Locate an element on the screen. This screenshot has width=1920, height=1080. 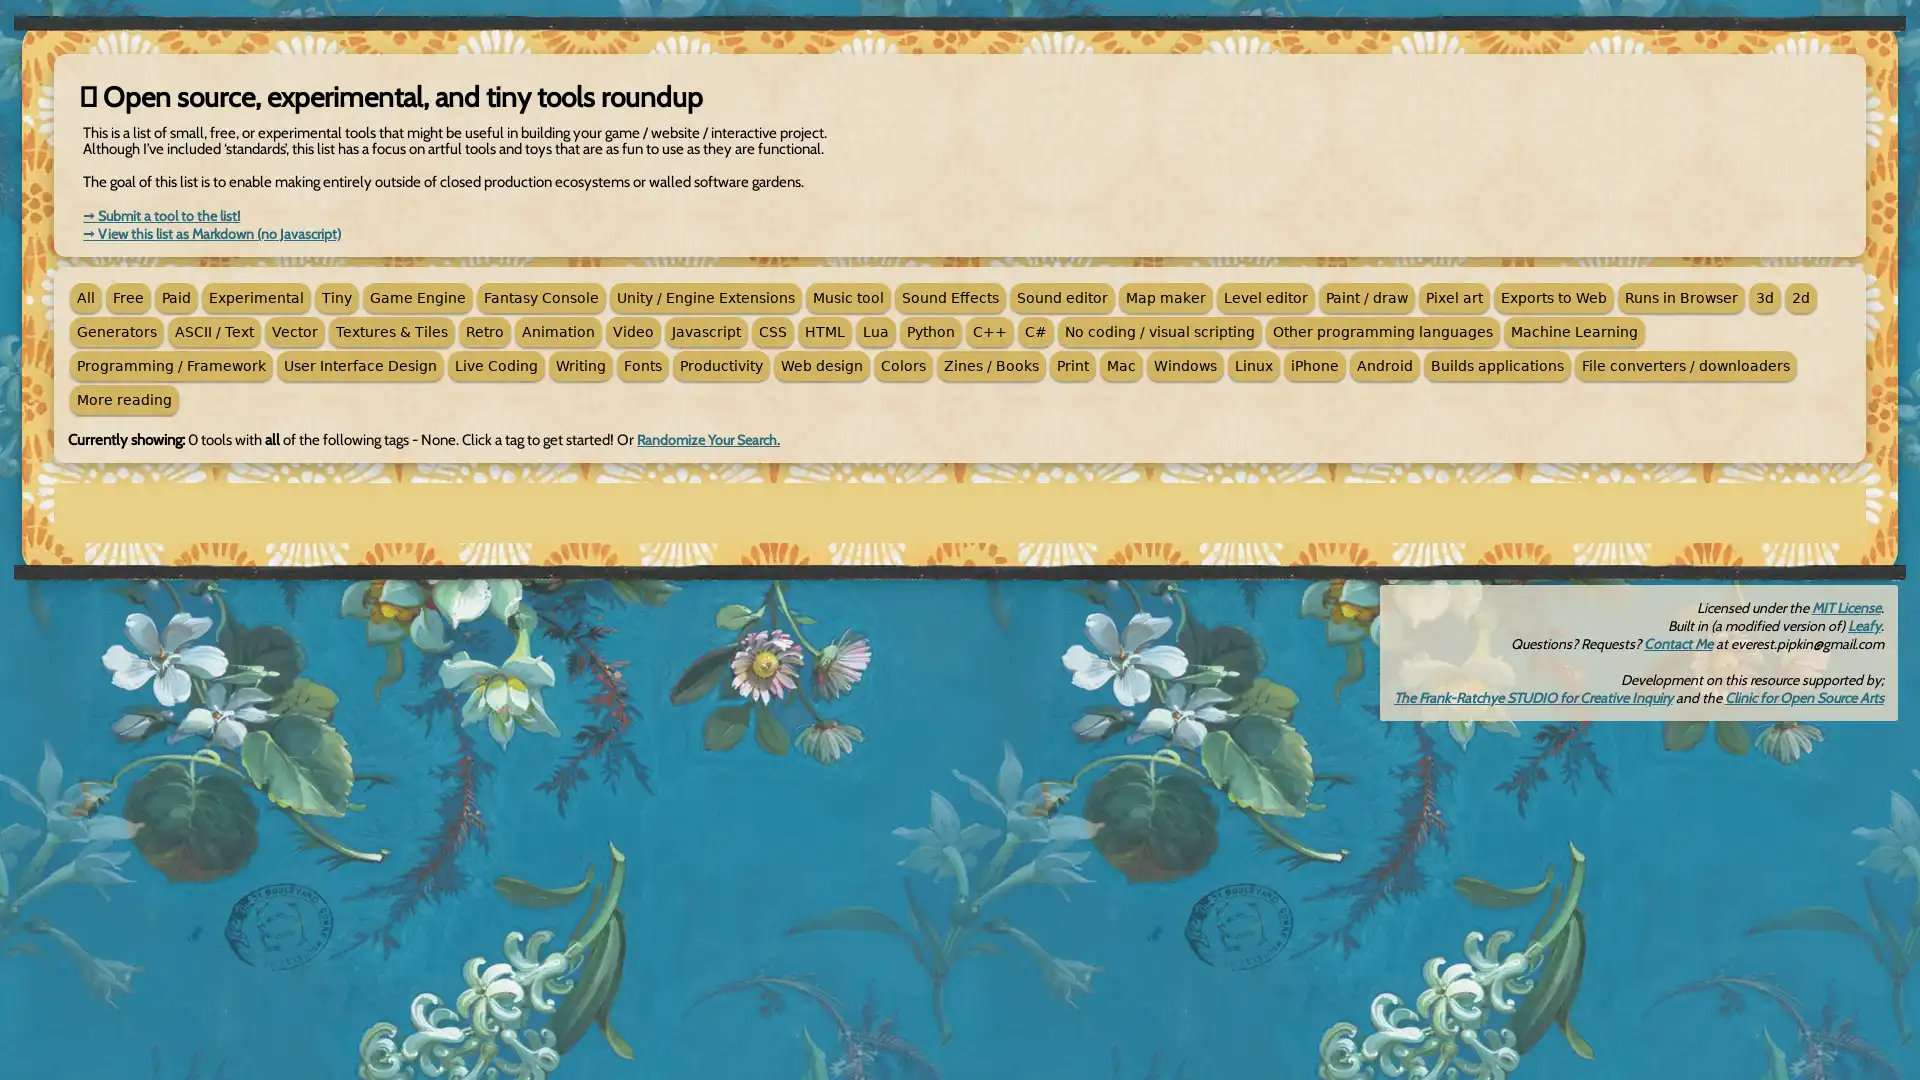
Zines / Books is located at coordinates (991, 366).